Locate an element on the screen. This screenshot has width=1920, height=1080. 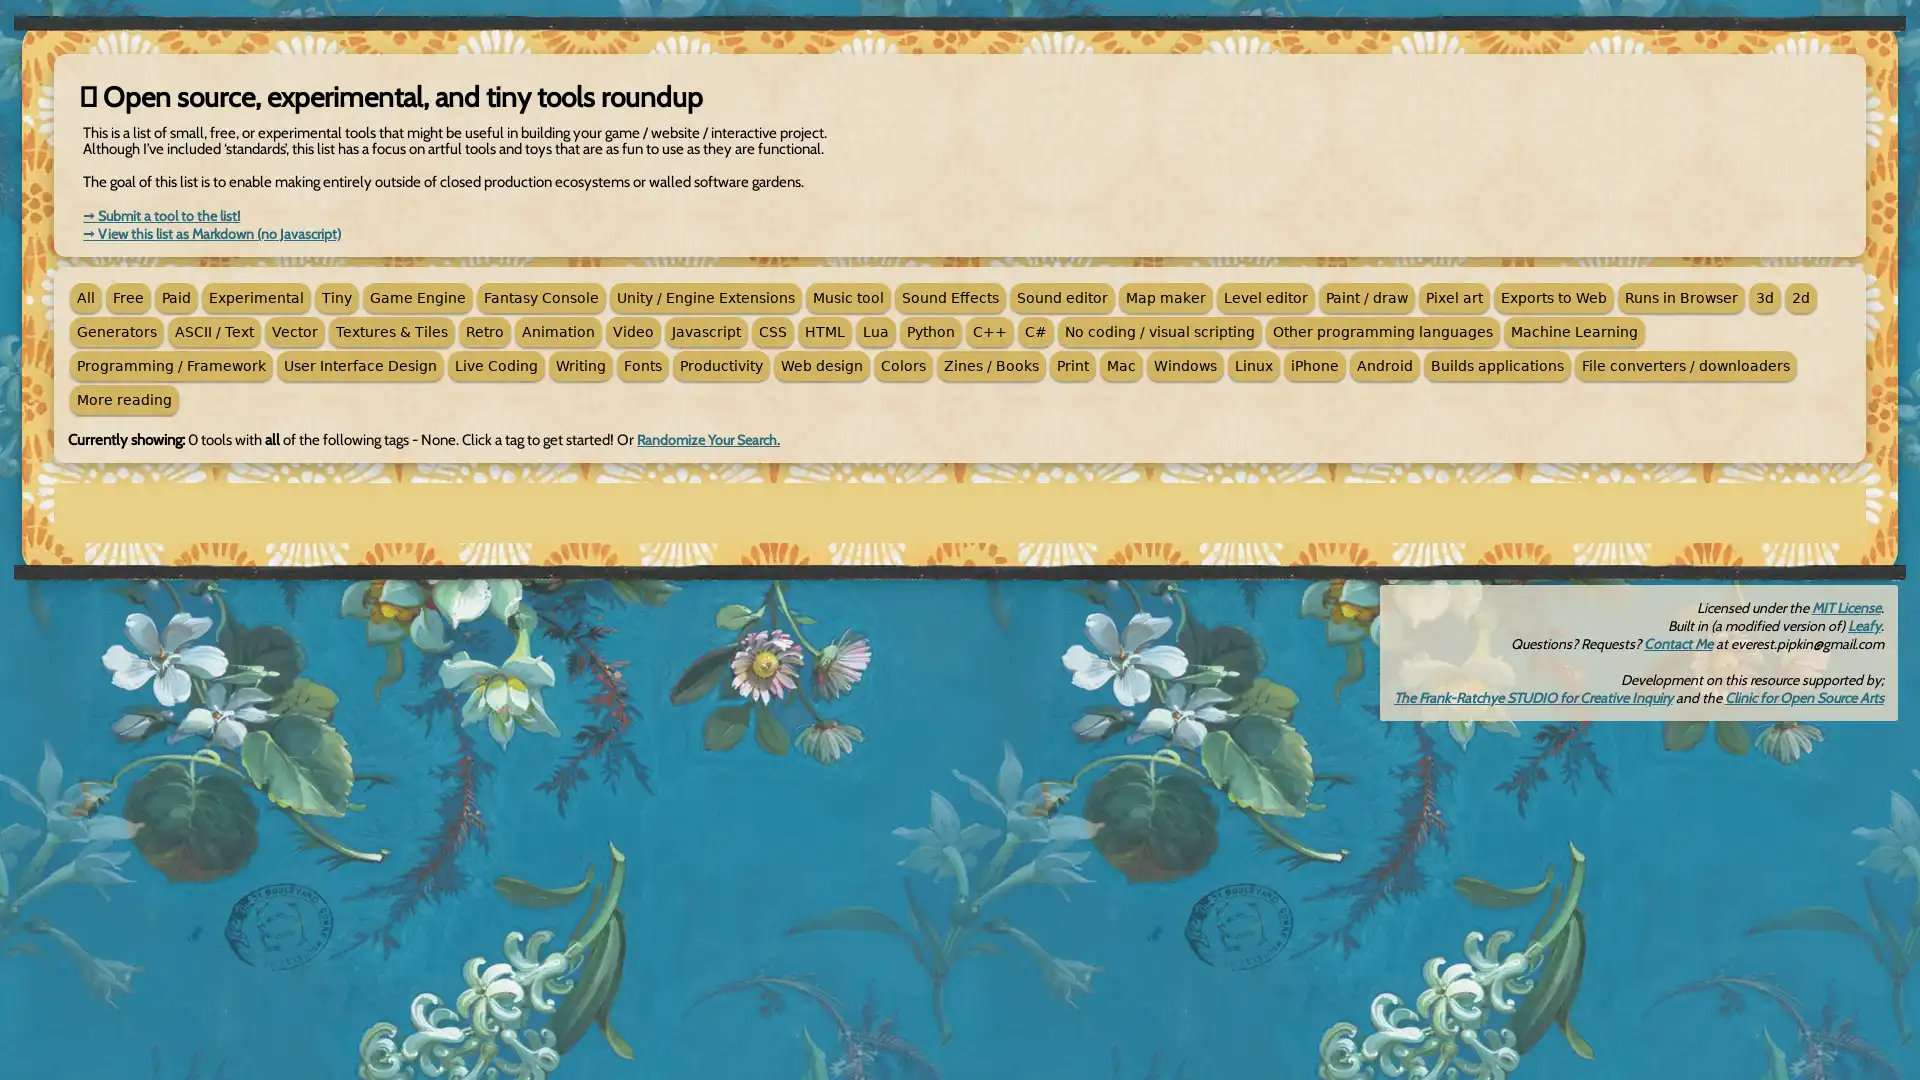
Zines / Books is located at coordinates (991, 366).